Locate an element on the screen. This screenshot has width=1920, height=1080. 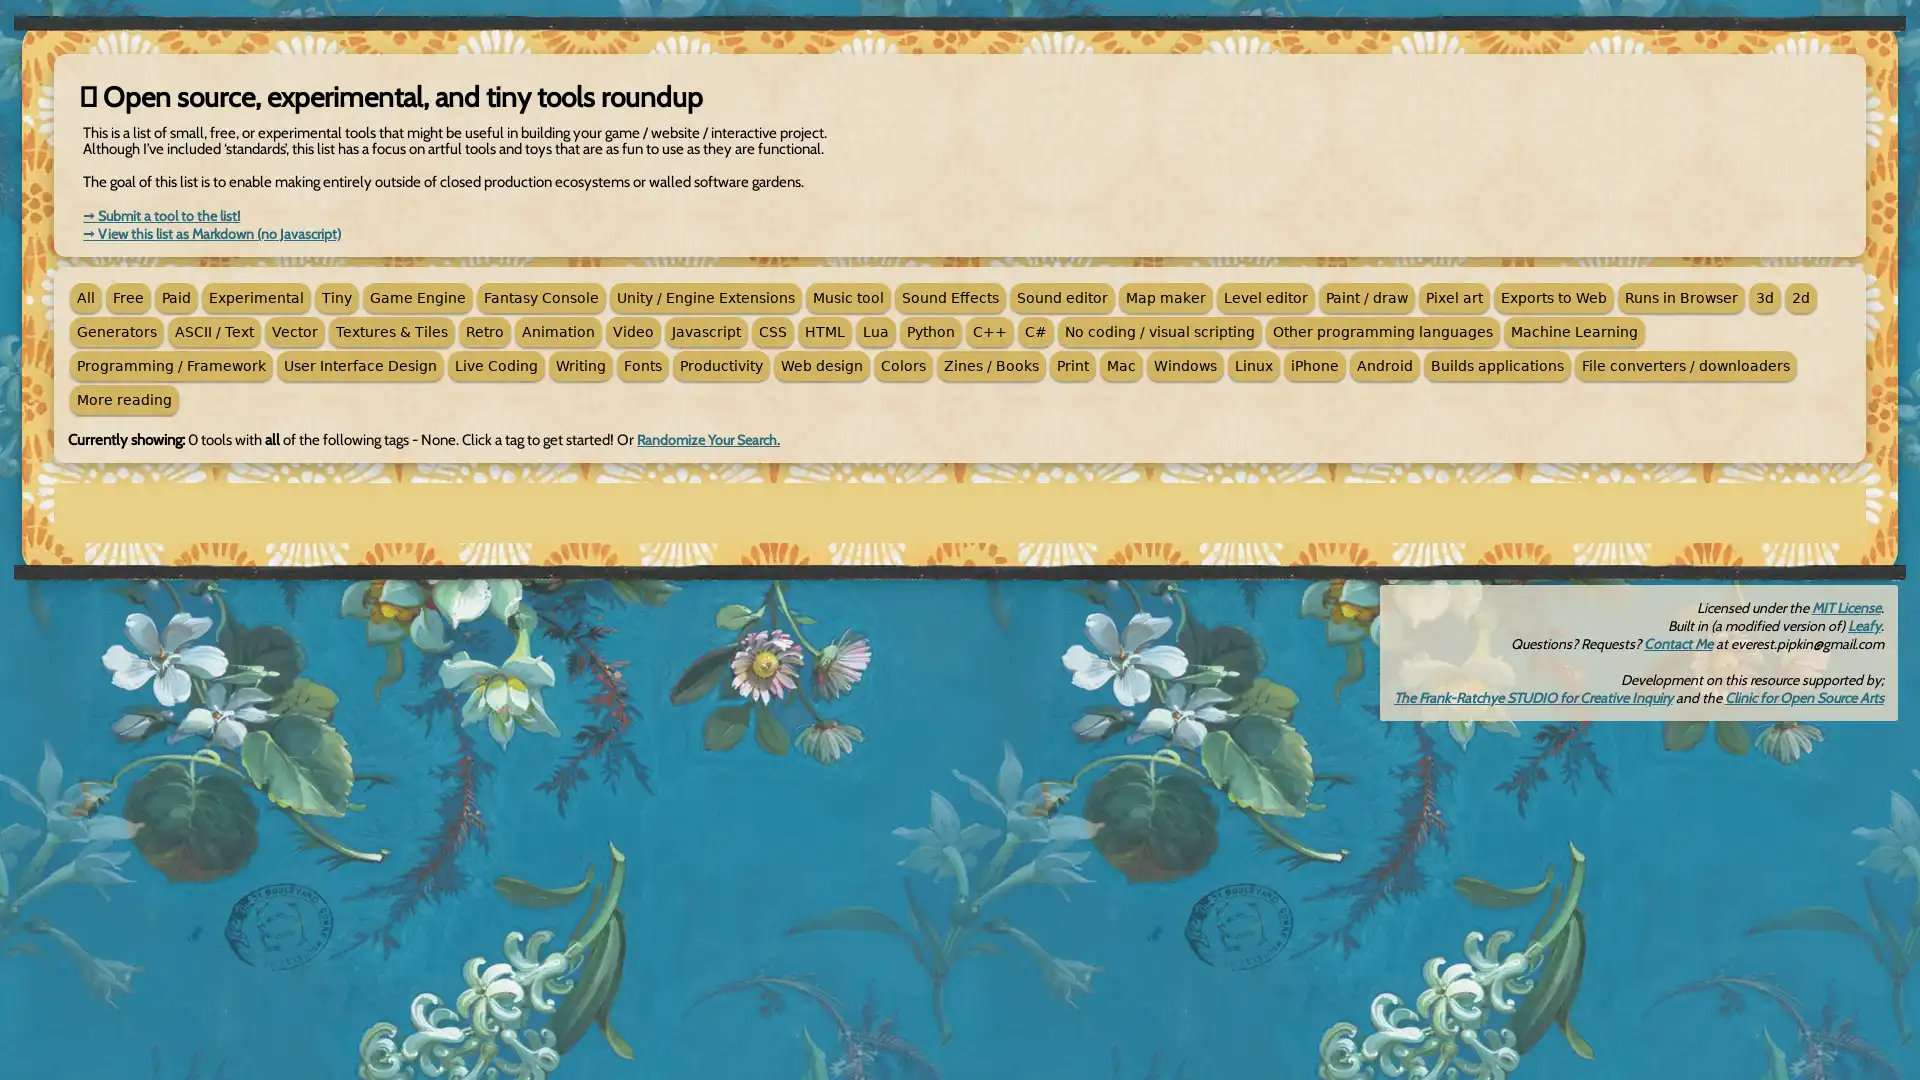
Zines / Books is located at coordinates (991, 366).